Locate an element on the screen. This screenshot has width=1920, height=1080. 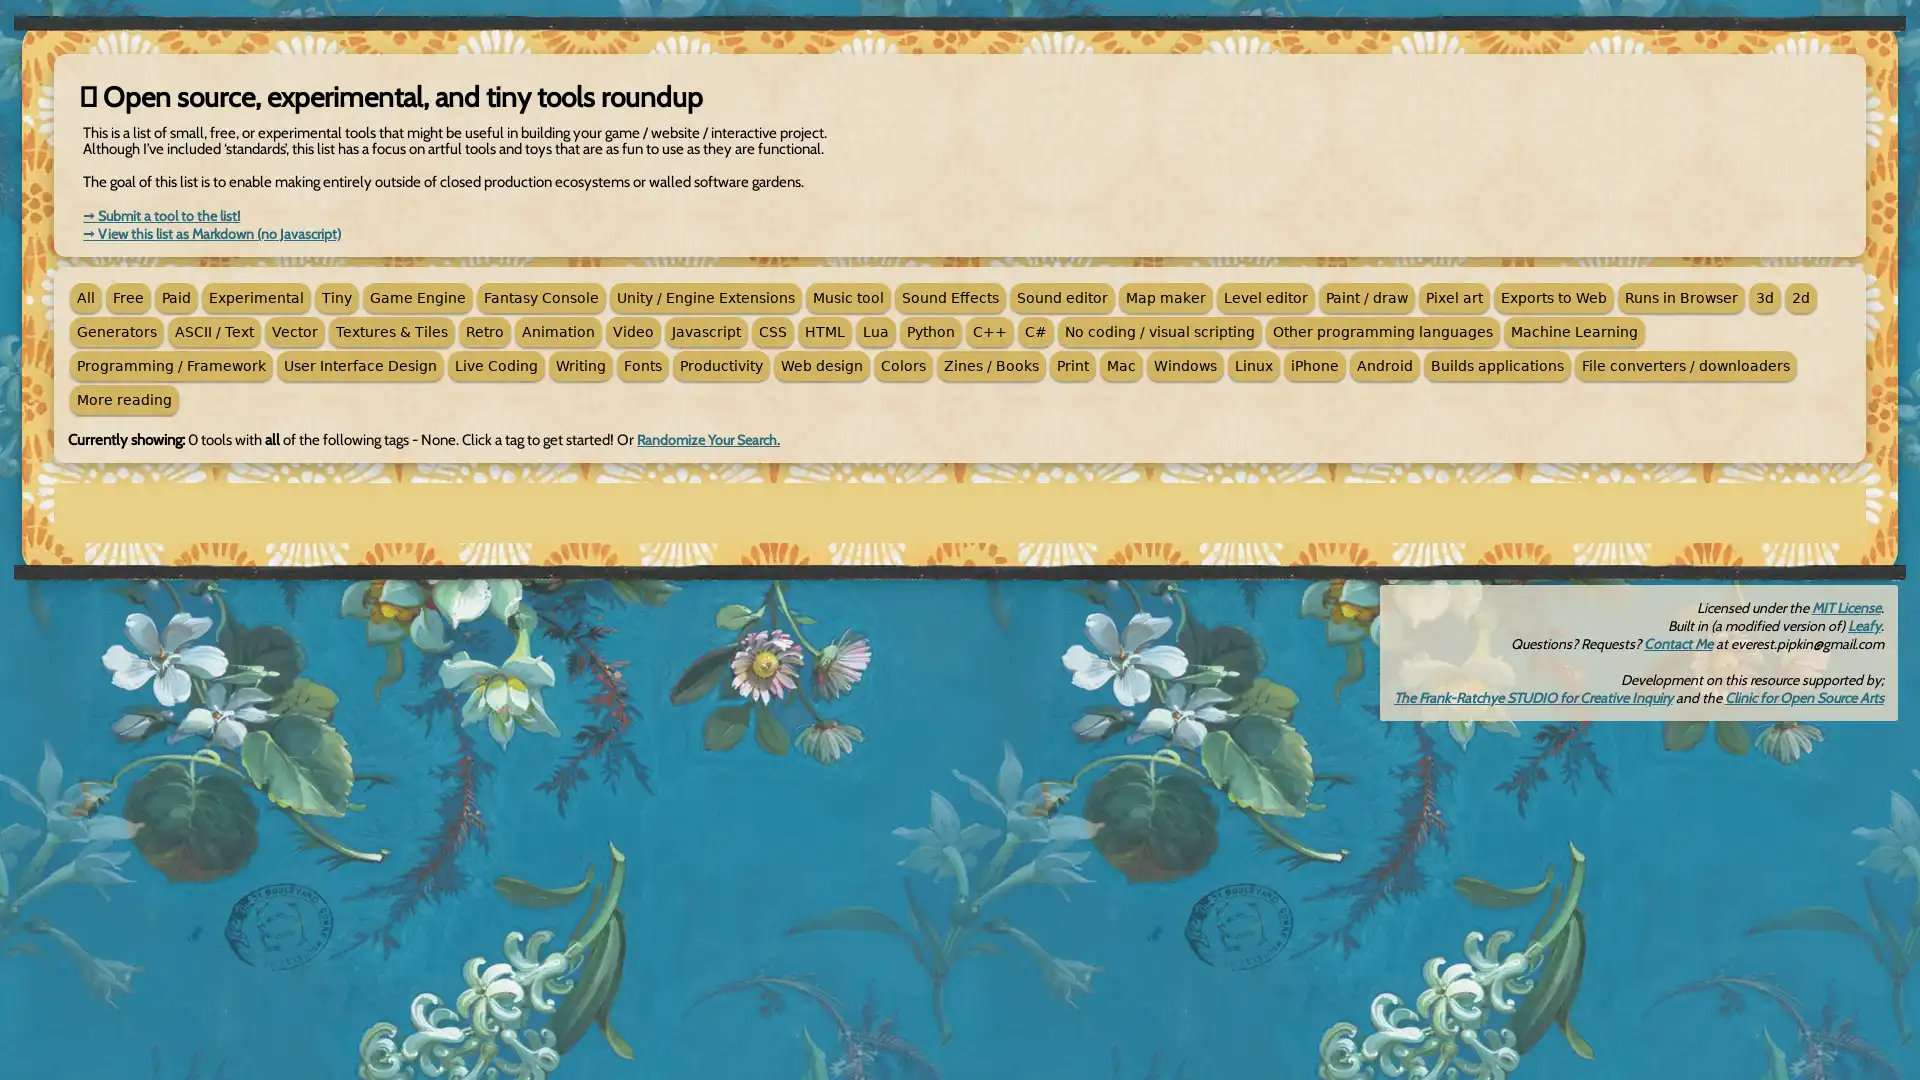
Zines / Books is located at coordinates (991, 366).